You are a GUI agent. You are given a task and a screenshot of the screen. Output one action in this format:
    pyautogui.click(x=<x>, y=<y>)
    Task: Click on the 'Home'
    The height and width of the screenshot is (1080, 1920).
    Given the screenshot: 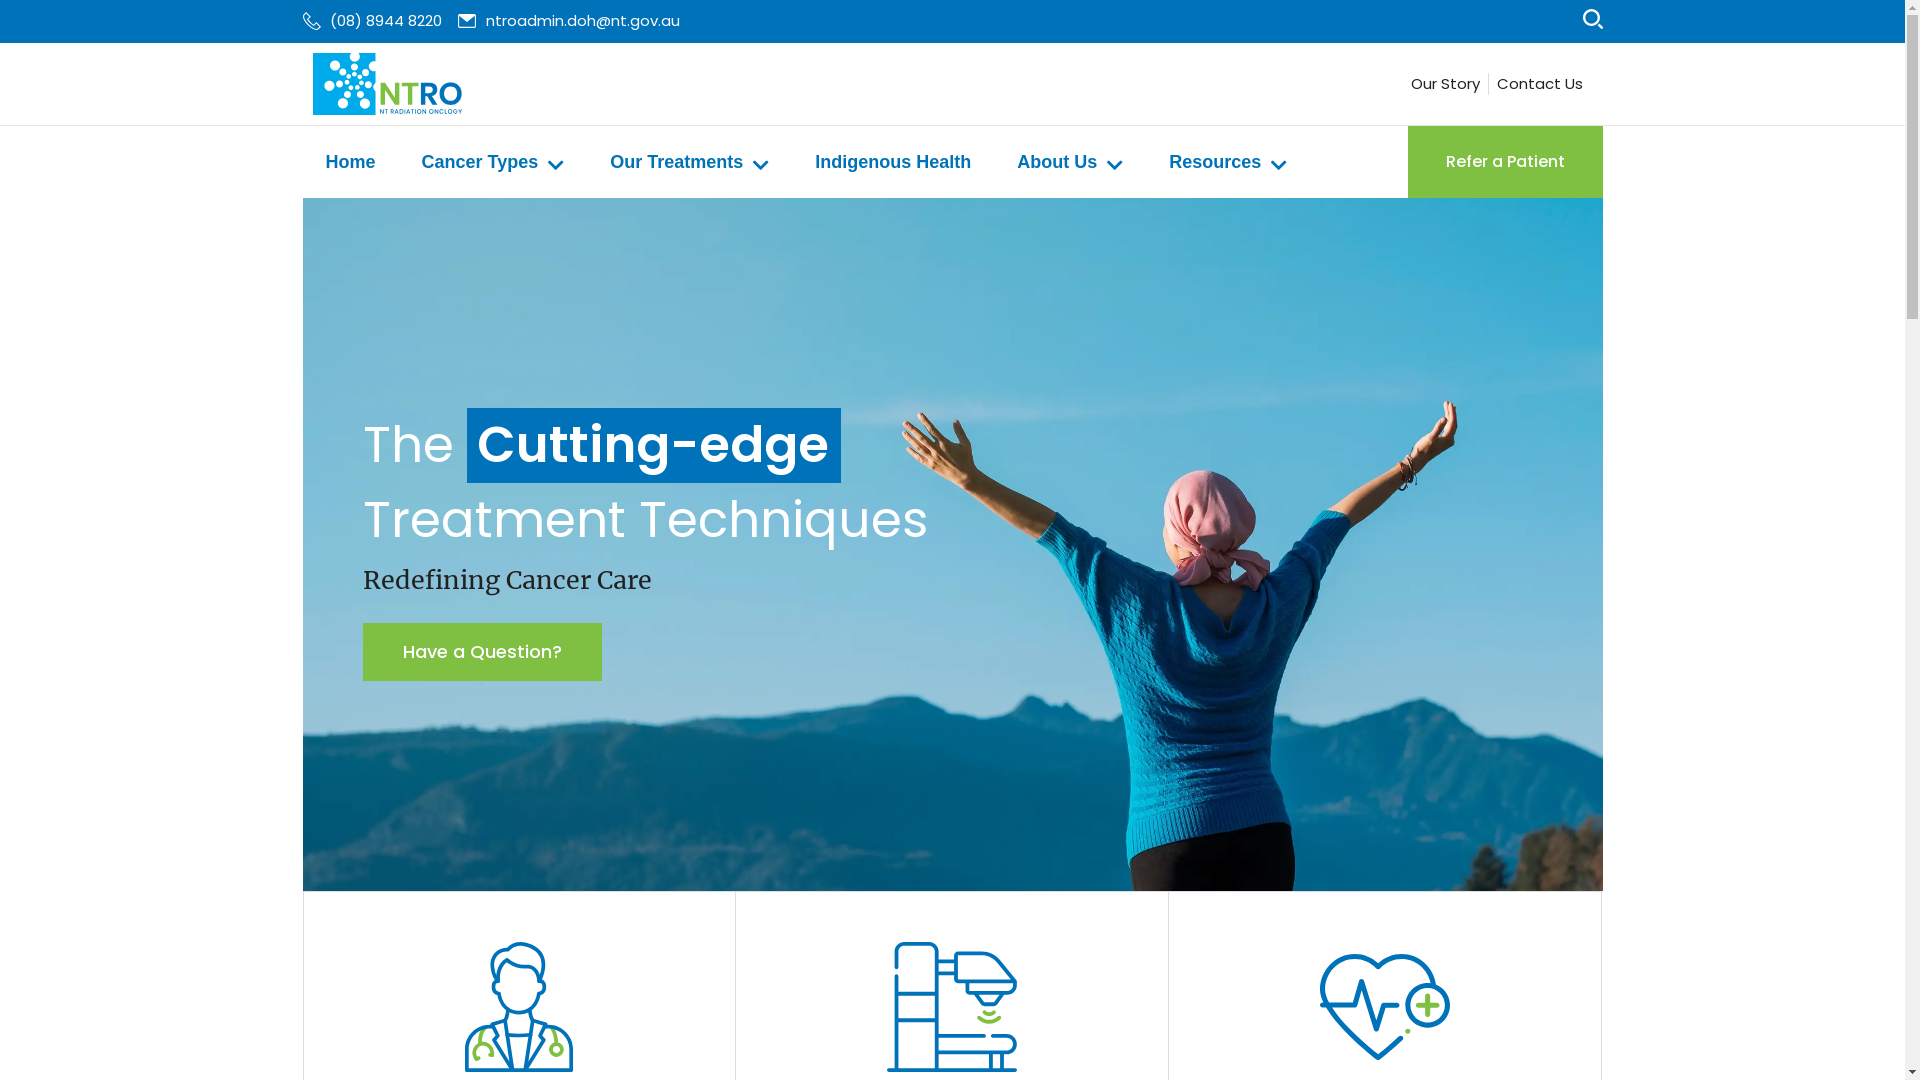 What is the action you would take?
    pyautogui.click(x=350, y=161)
    